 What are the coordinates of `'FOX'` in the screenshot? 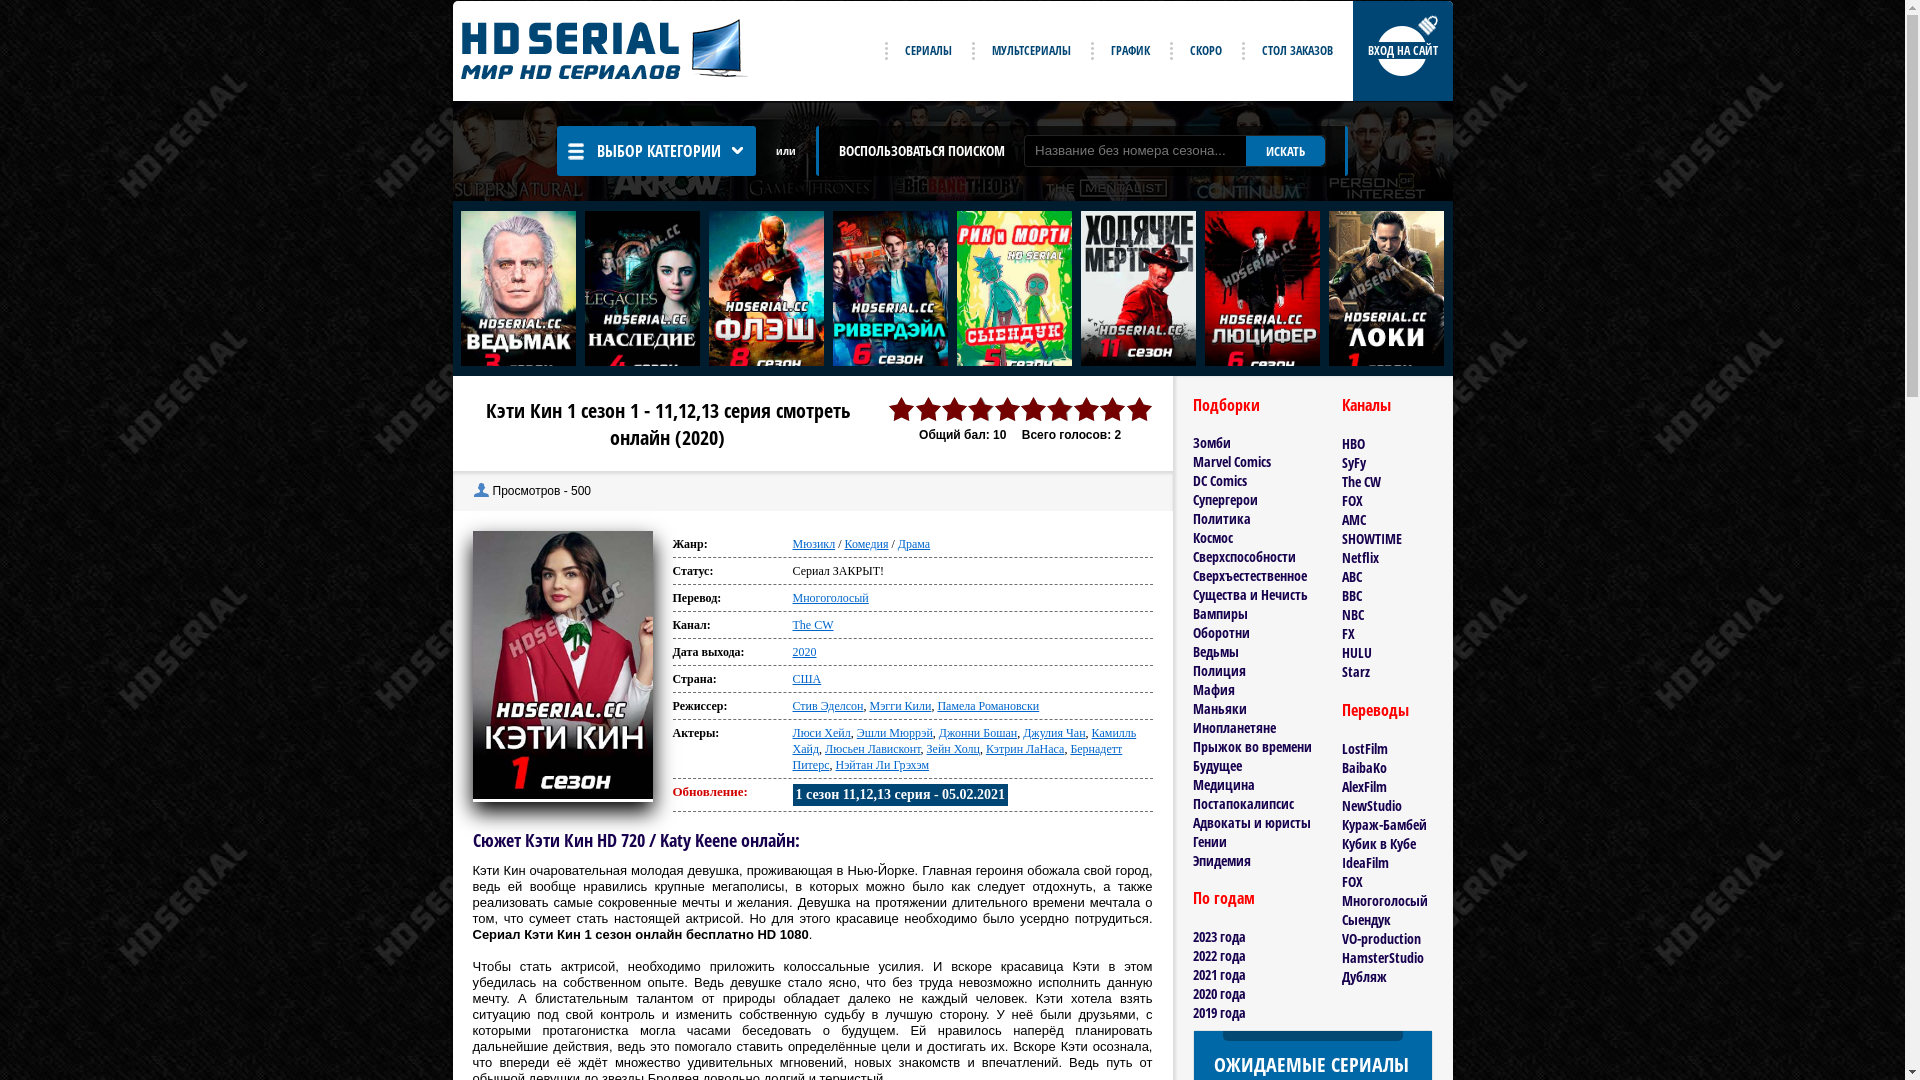 It's located at (1352, 880).